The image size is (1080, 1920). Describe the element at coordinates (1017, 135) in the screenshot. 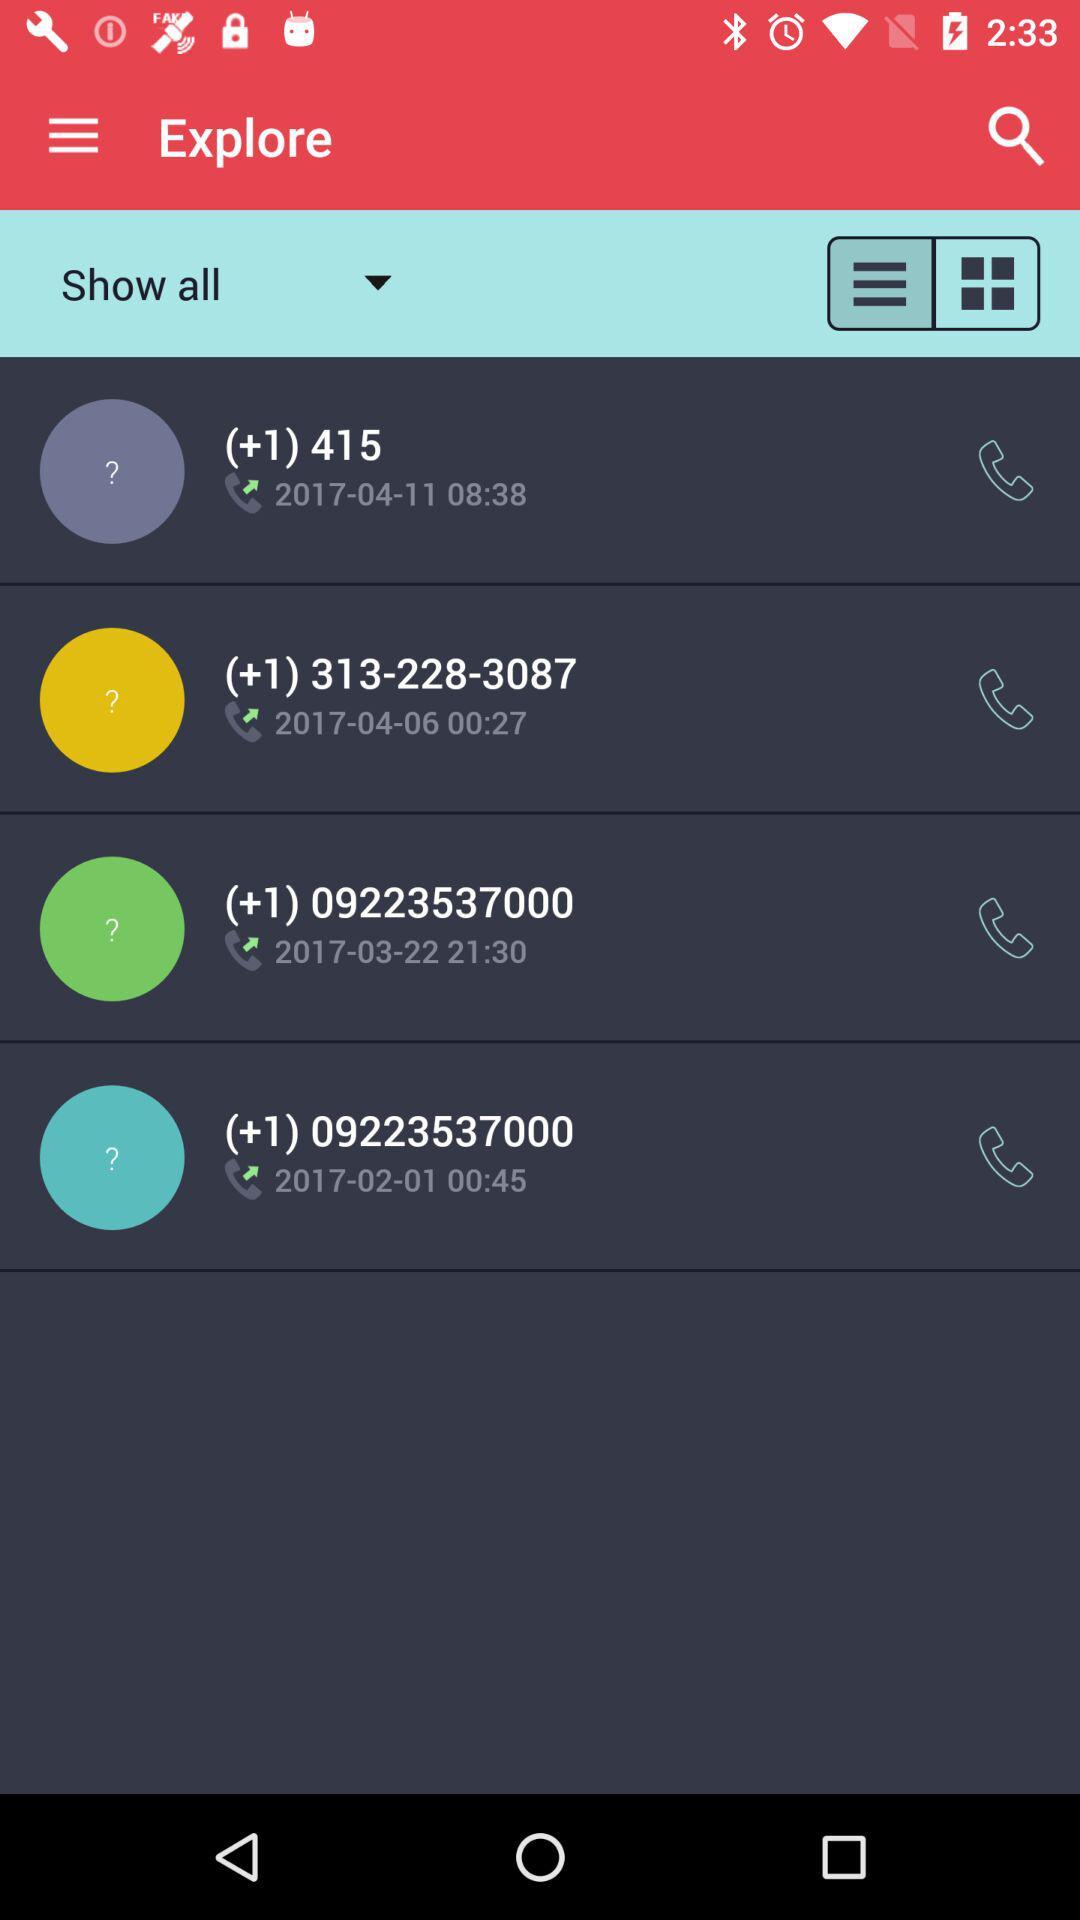

I see `icon next to explore app` at that location.